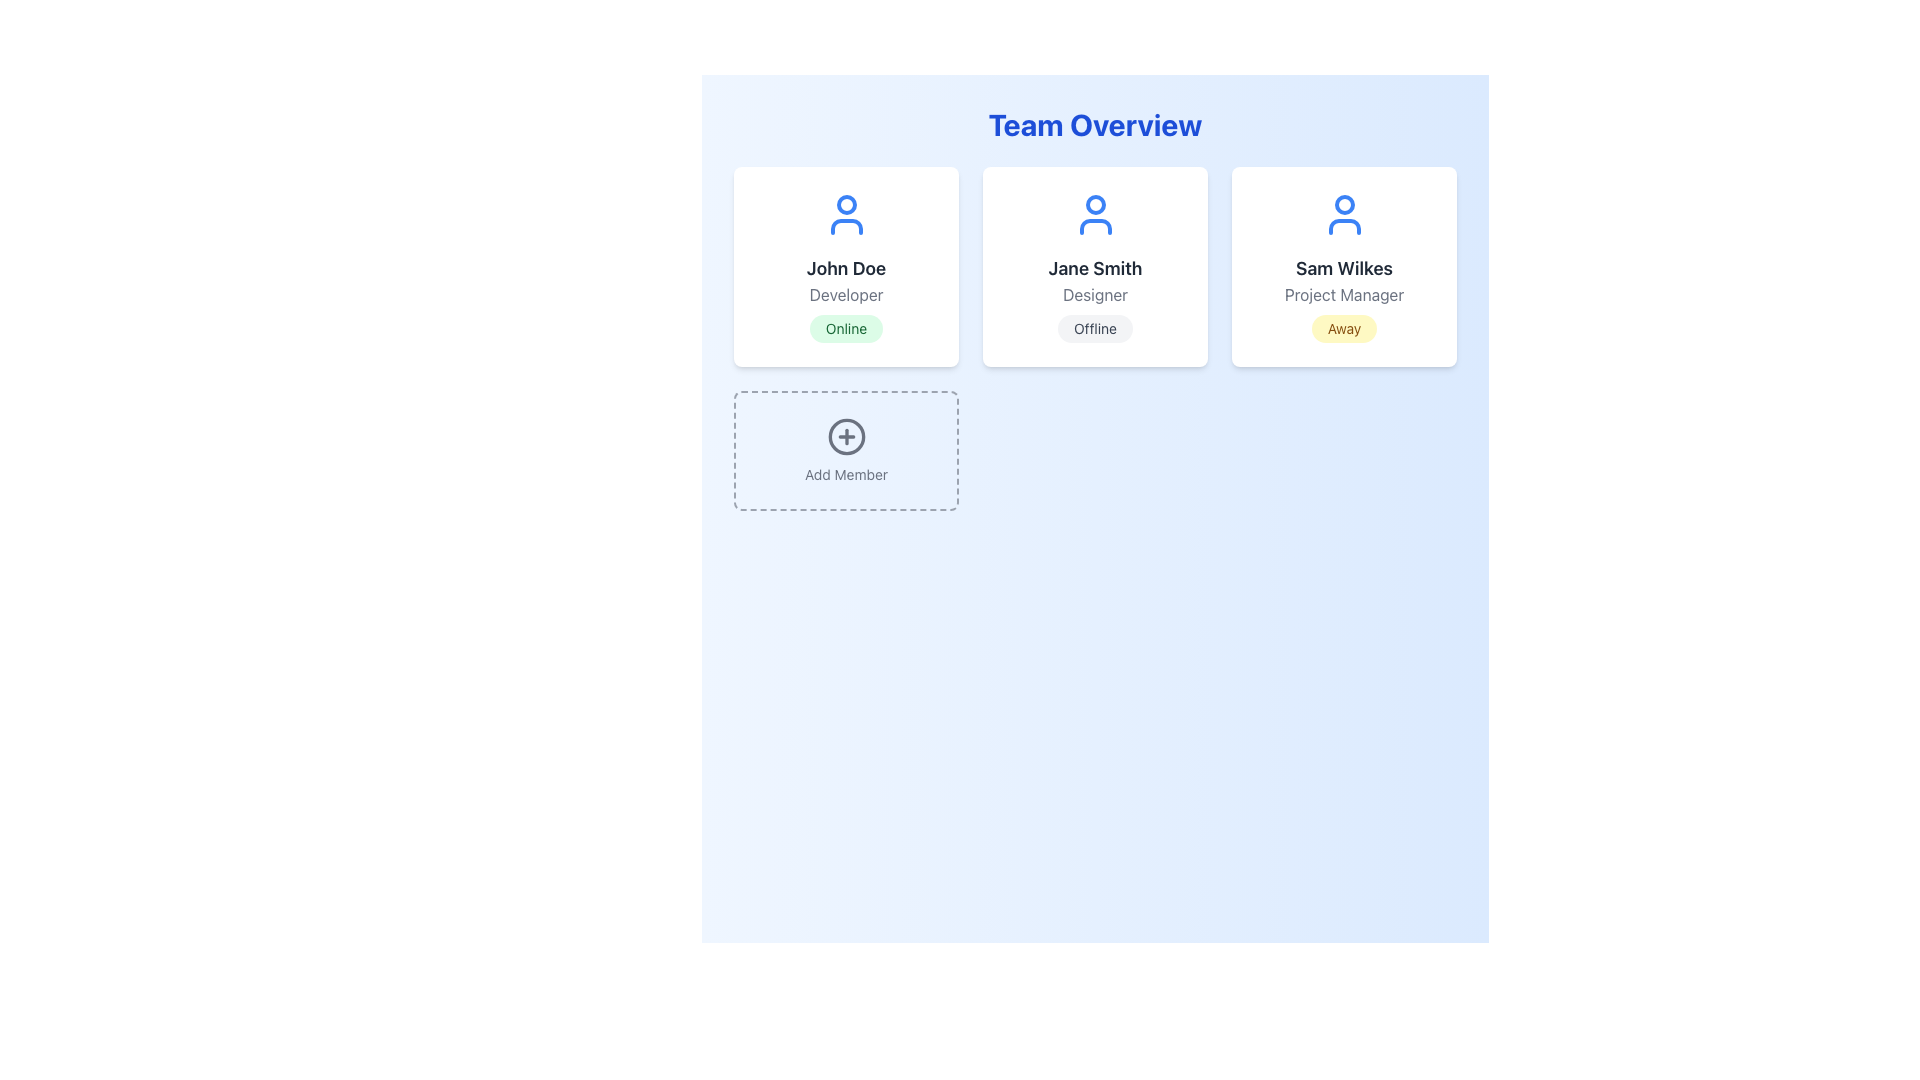 The image size is (1920, 1080). What do you see at coordinates (846, 327) in the screenshot?
I see `the availability status ('Online') badge for 'John Doe' located at the bottom of his profile tile, beneath the 'Developer' designation text` at bounding box center [846, 327].